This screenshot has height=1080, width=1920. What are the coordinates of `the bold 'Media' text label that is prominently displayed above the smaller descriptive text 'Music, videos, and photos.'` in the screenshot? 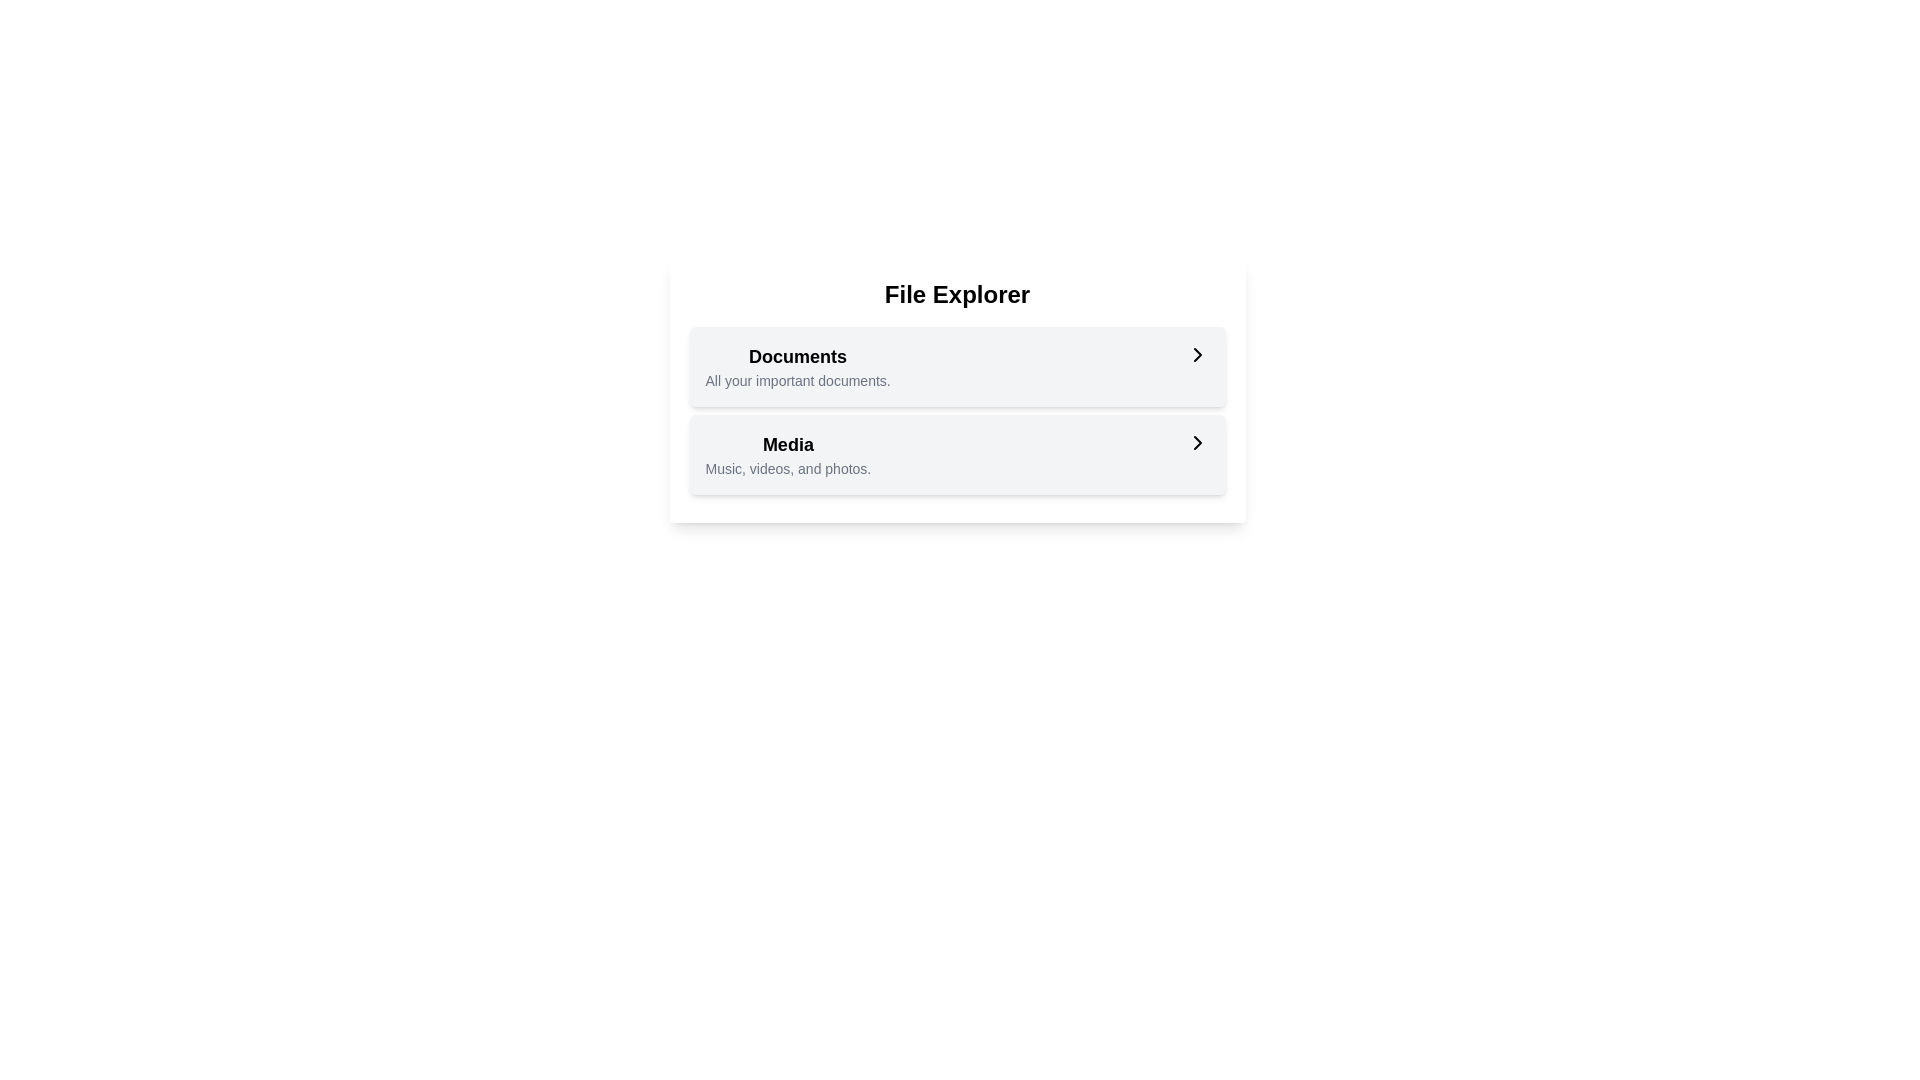 It's located at (787, 443).